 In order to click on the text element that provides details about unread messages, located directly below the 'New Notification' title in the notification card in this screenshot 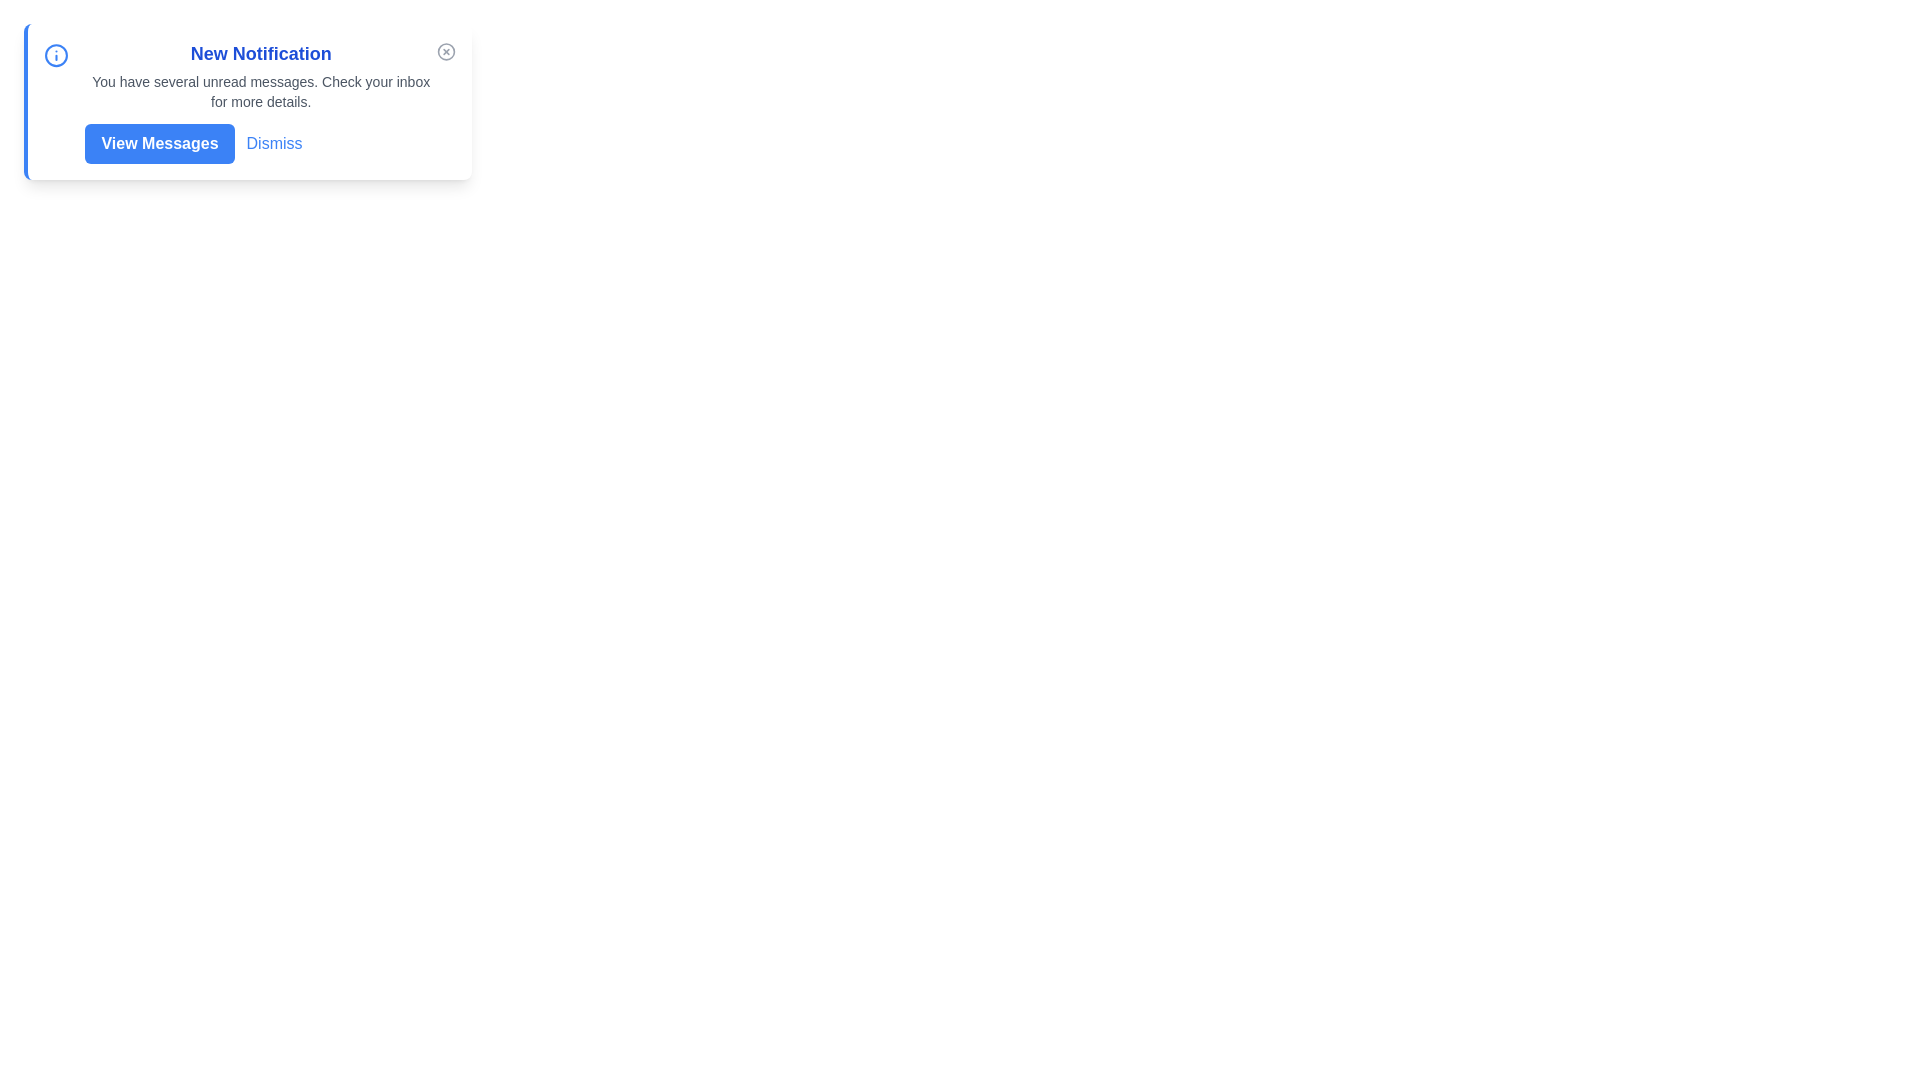, I will do `click(260, 92)`.